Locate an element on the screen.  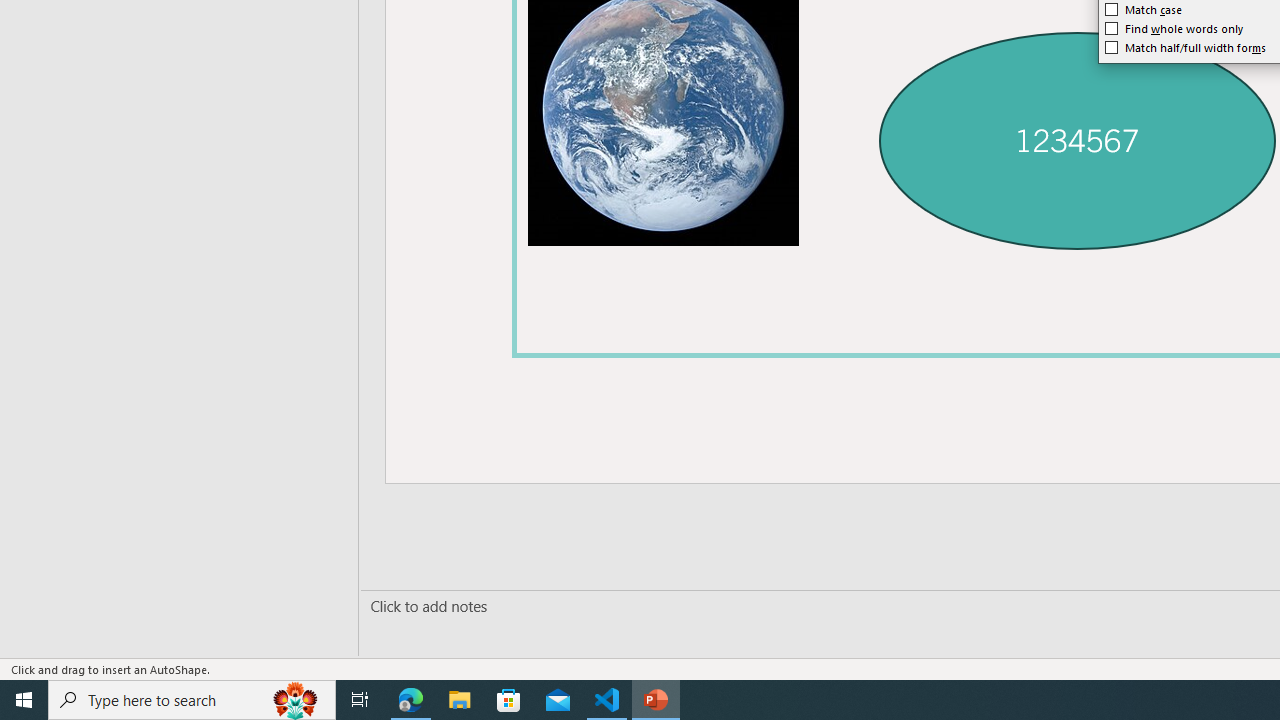
'Microsoft Edge - 1 running window' is located at coordinates (410, 698).